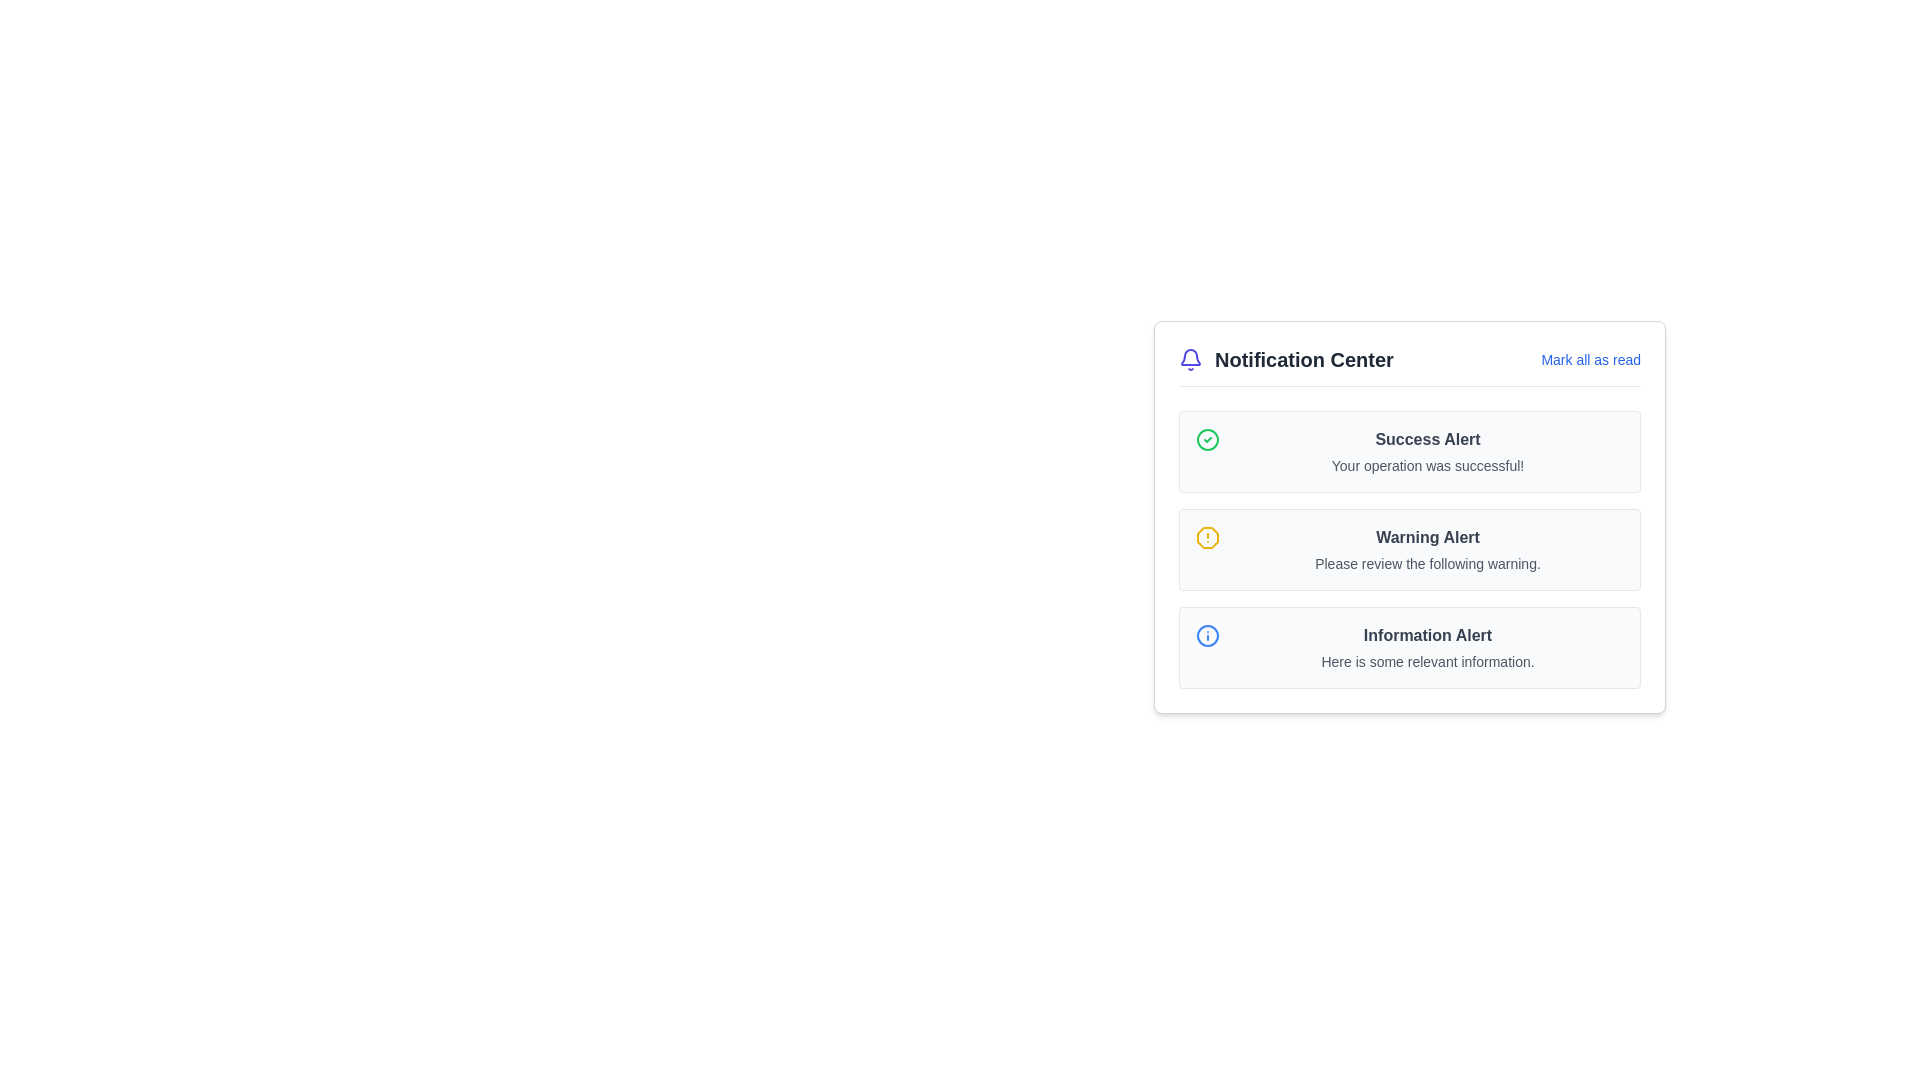  I want to click on the 'Notification Center' text label, which is styled prominently in bold font and positioned next to a bell icon with an indigo blue color, located at the top left corner of the notification panel, so click(1286, 358).